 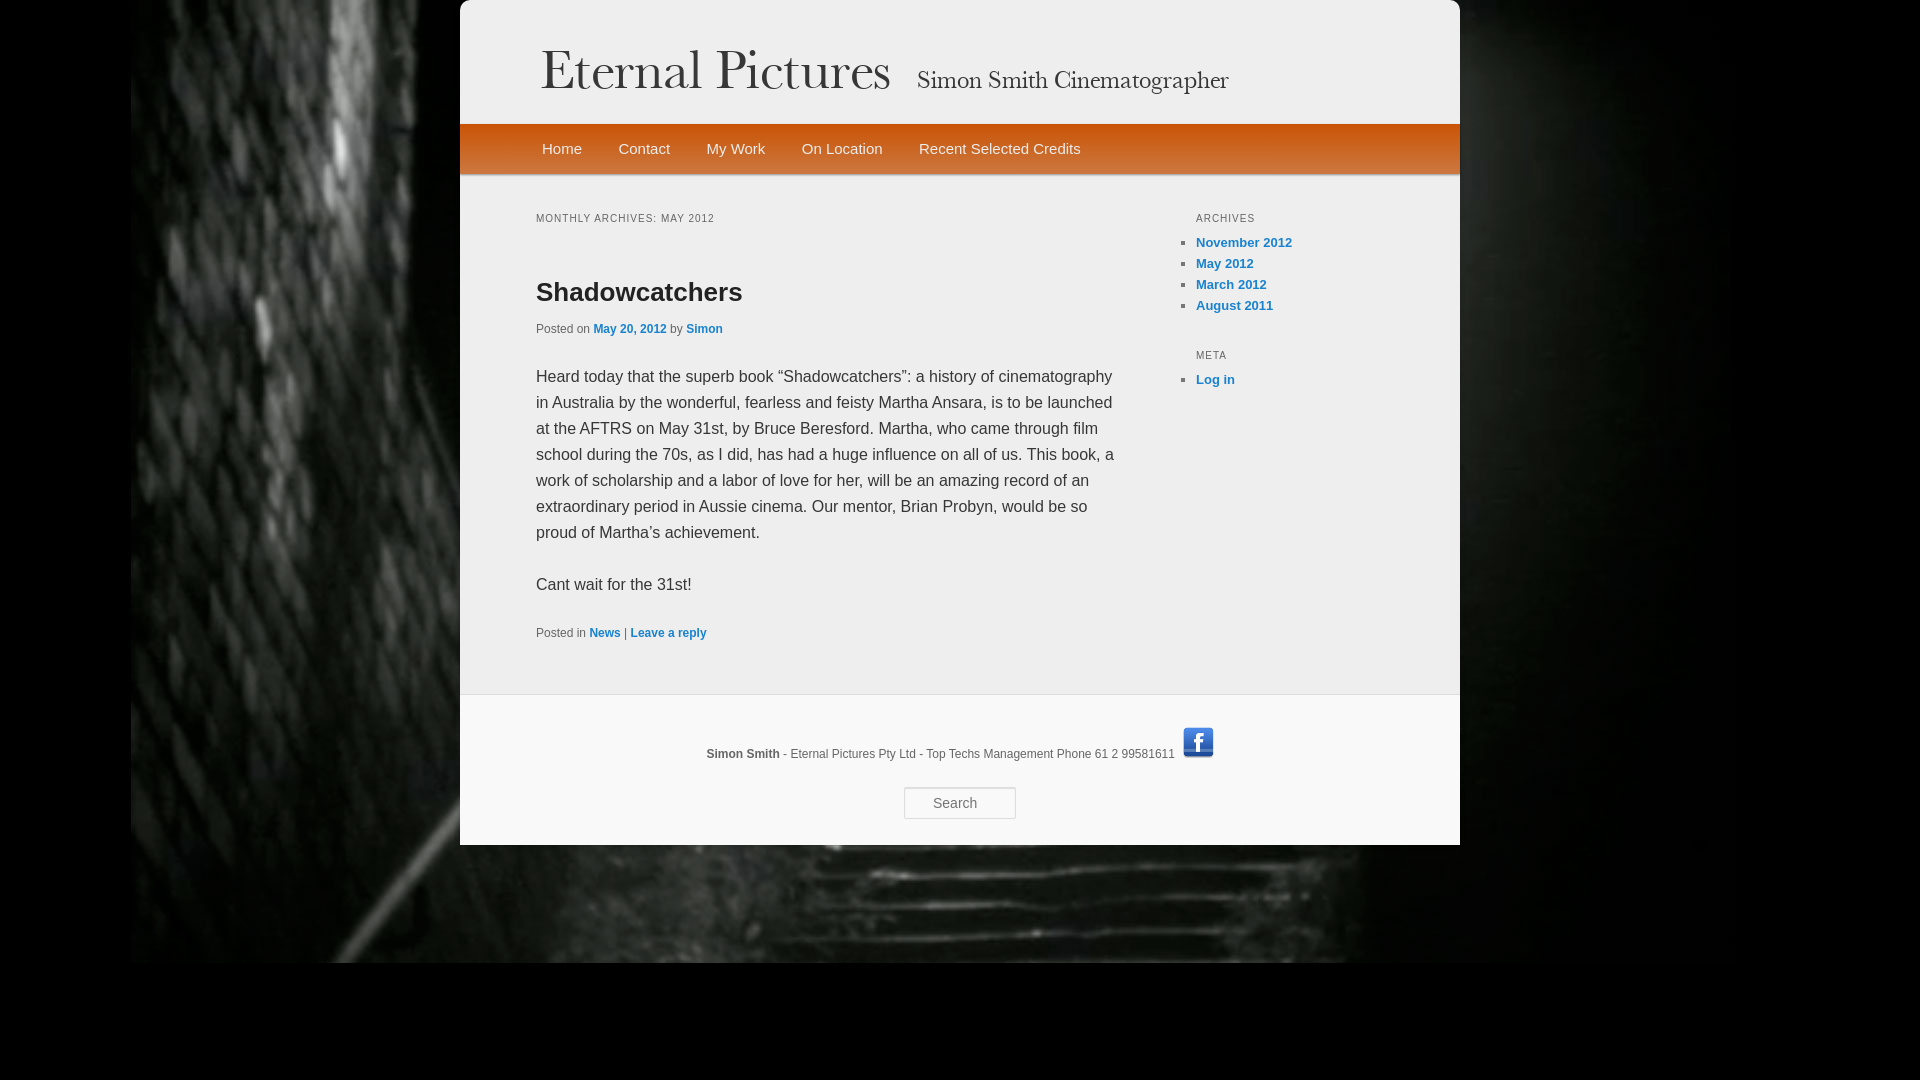 I want to click on 'Home', so click(x=523, y=148).